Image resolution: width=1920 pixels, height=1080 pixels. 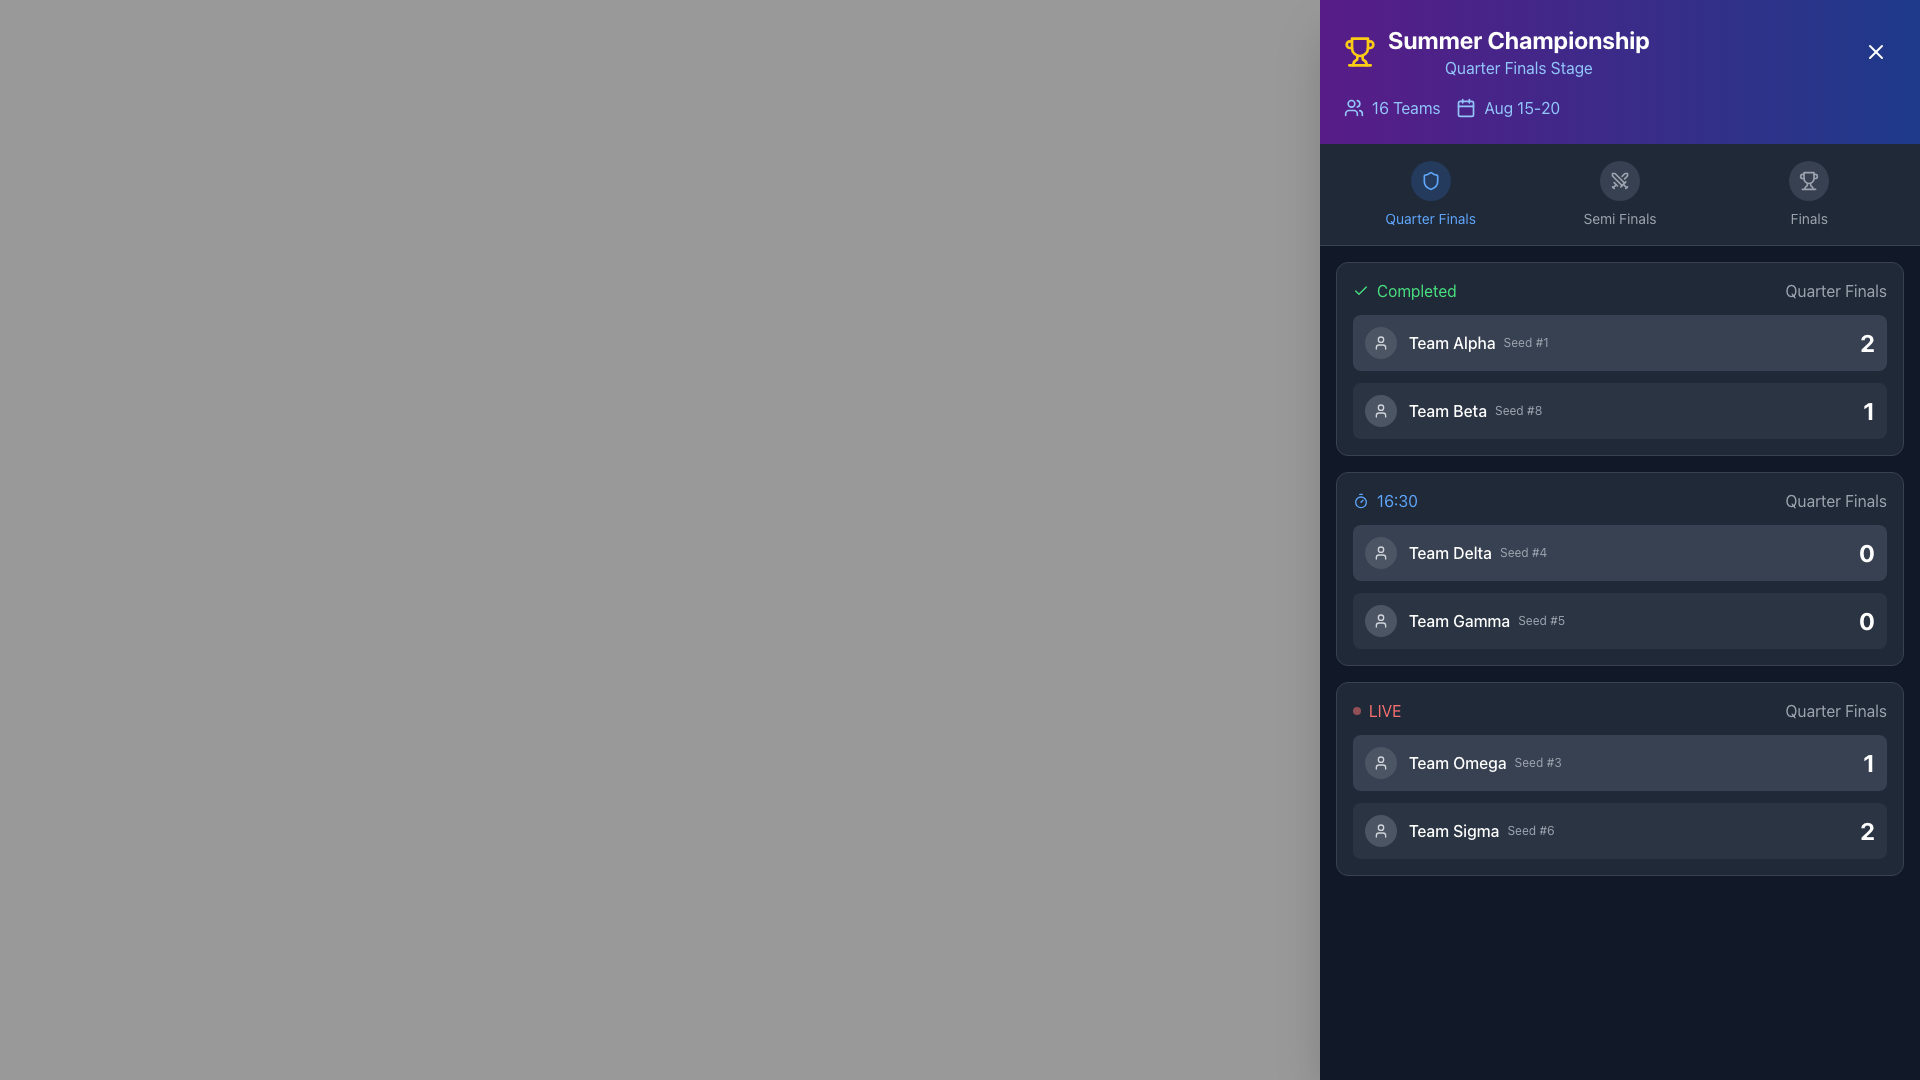 What do you see at coordinates (1836, 500) in the screenshot?
I see `the text label reading 'Quarter Finals' which is styled in light gray color against a dark background, located to the right of the time '16:30'` at bounding box center [1836, 500].